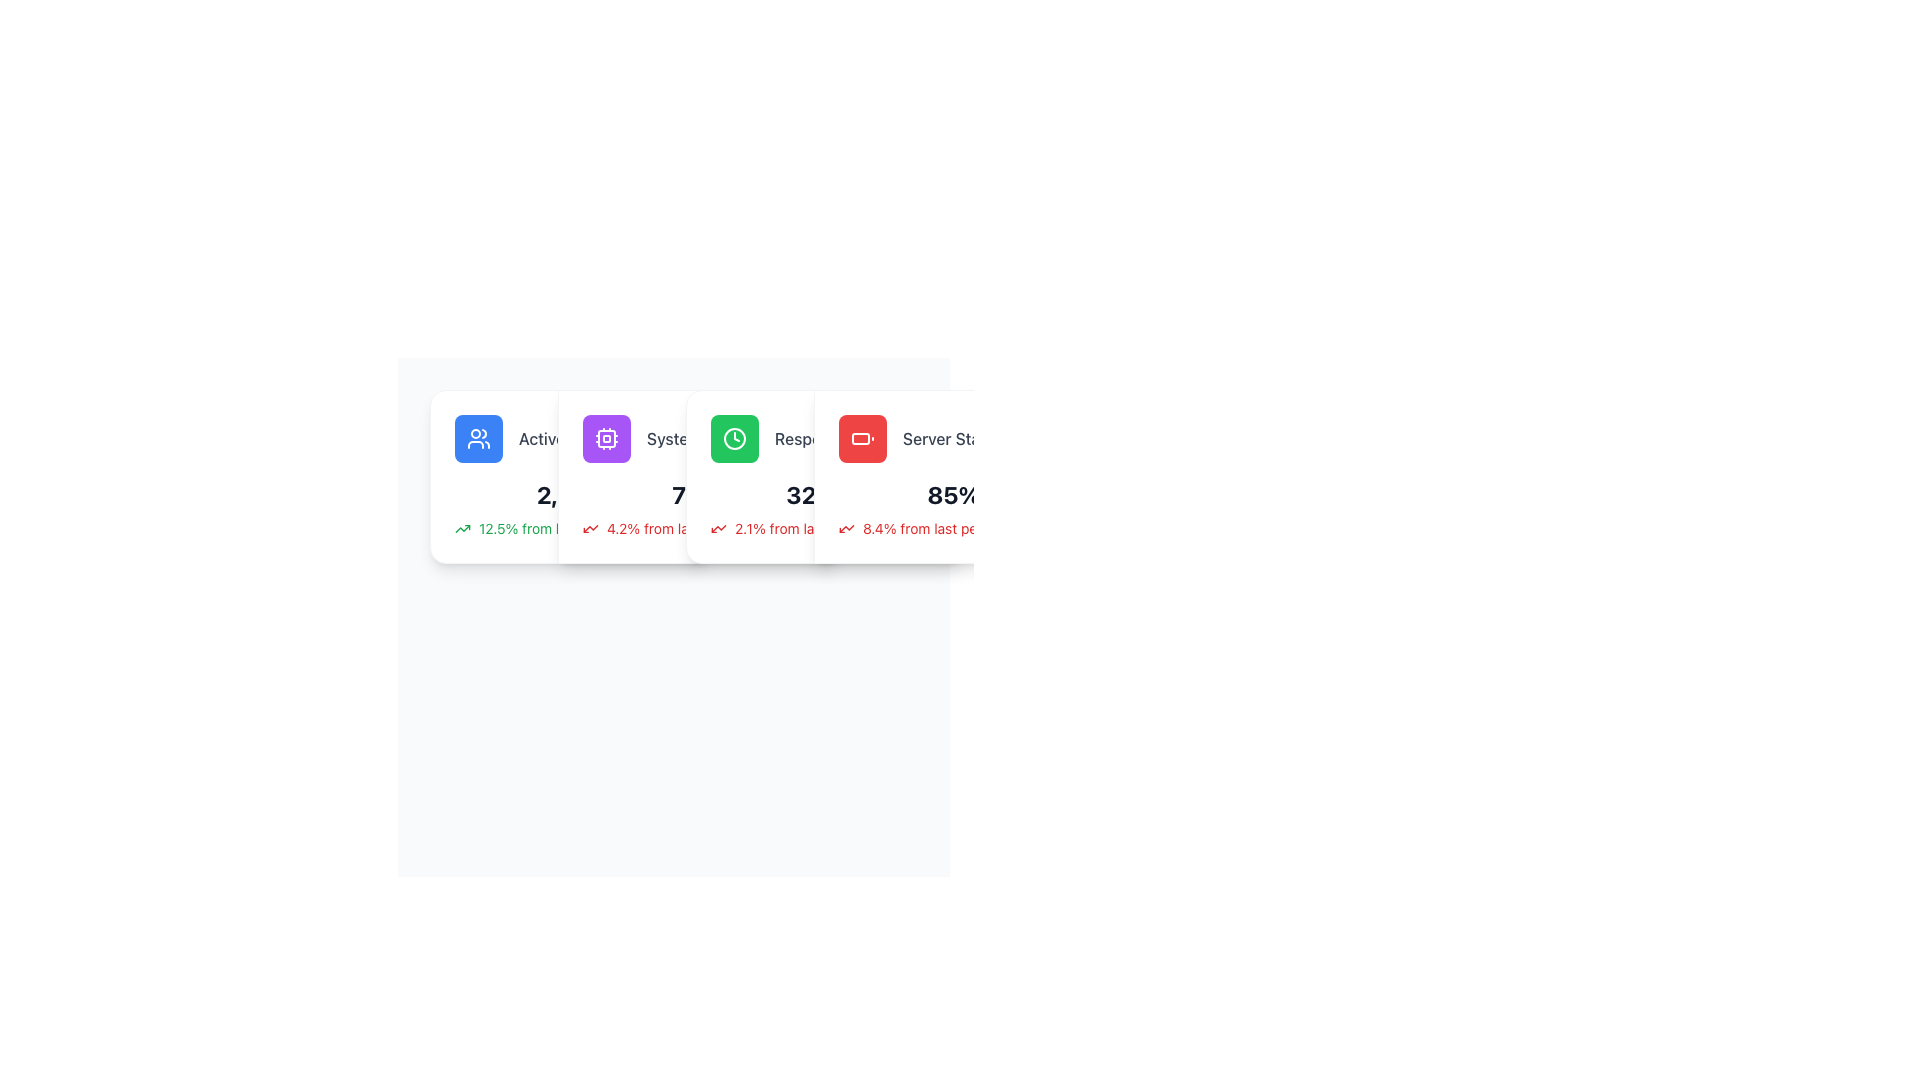  What do you see at coordinates (952, 438) in the screenshot?
I see `the label that indicates the server status, located to the right of a red battery icon` at bounding box center [952, 438].